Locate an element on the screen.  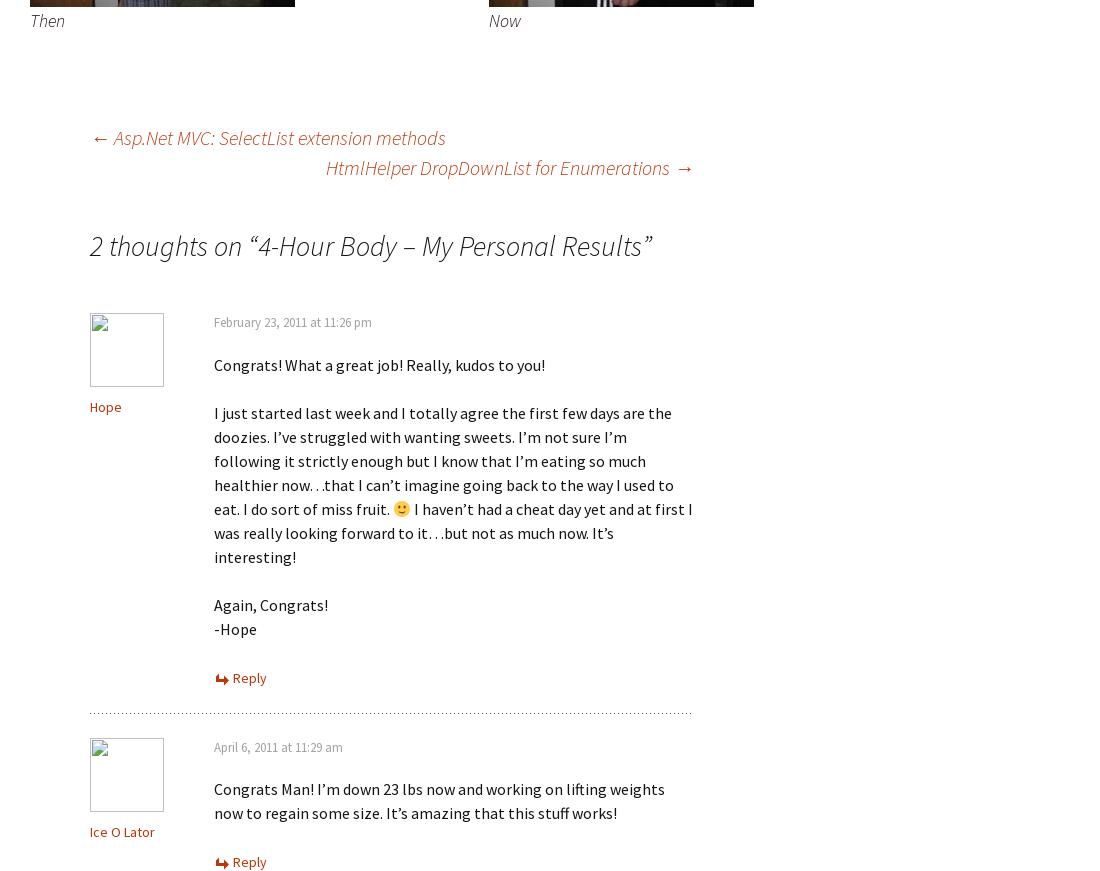
'Then' is located at coordinates (46, 19).